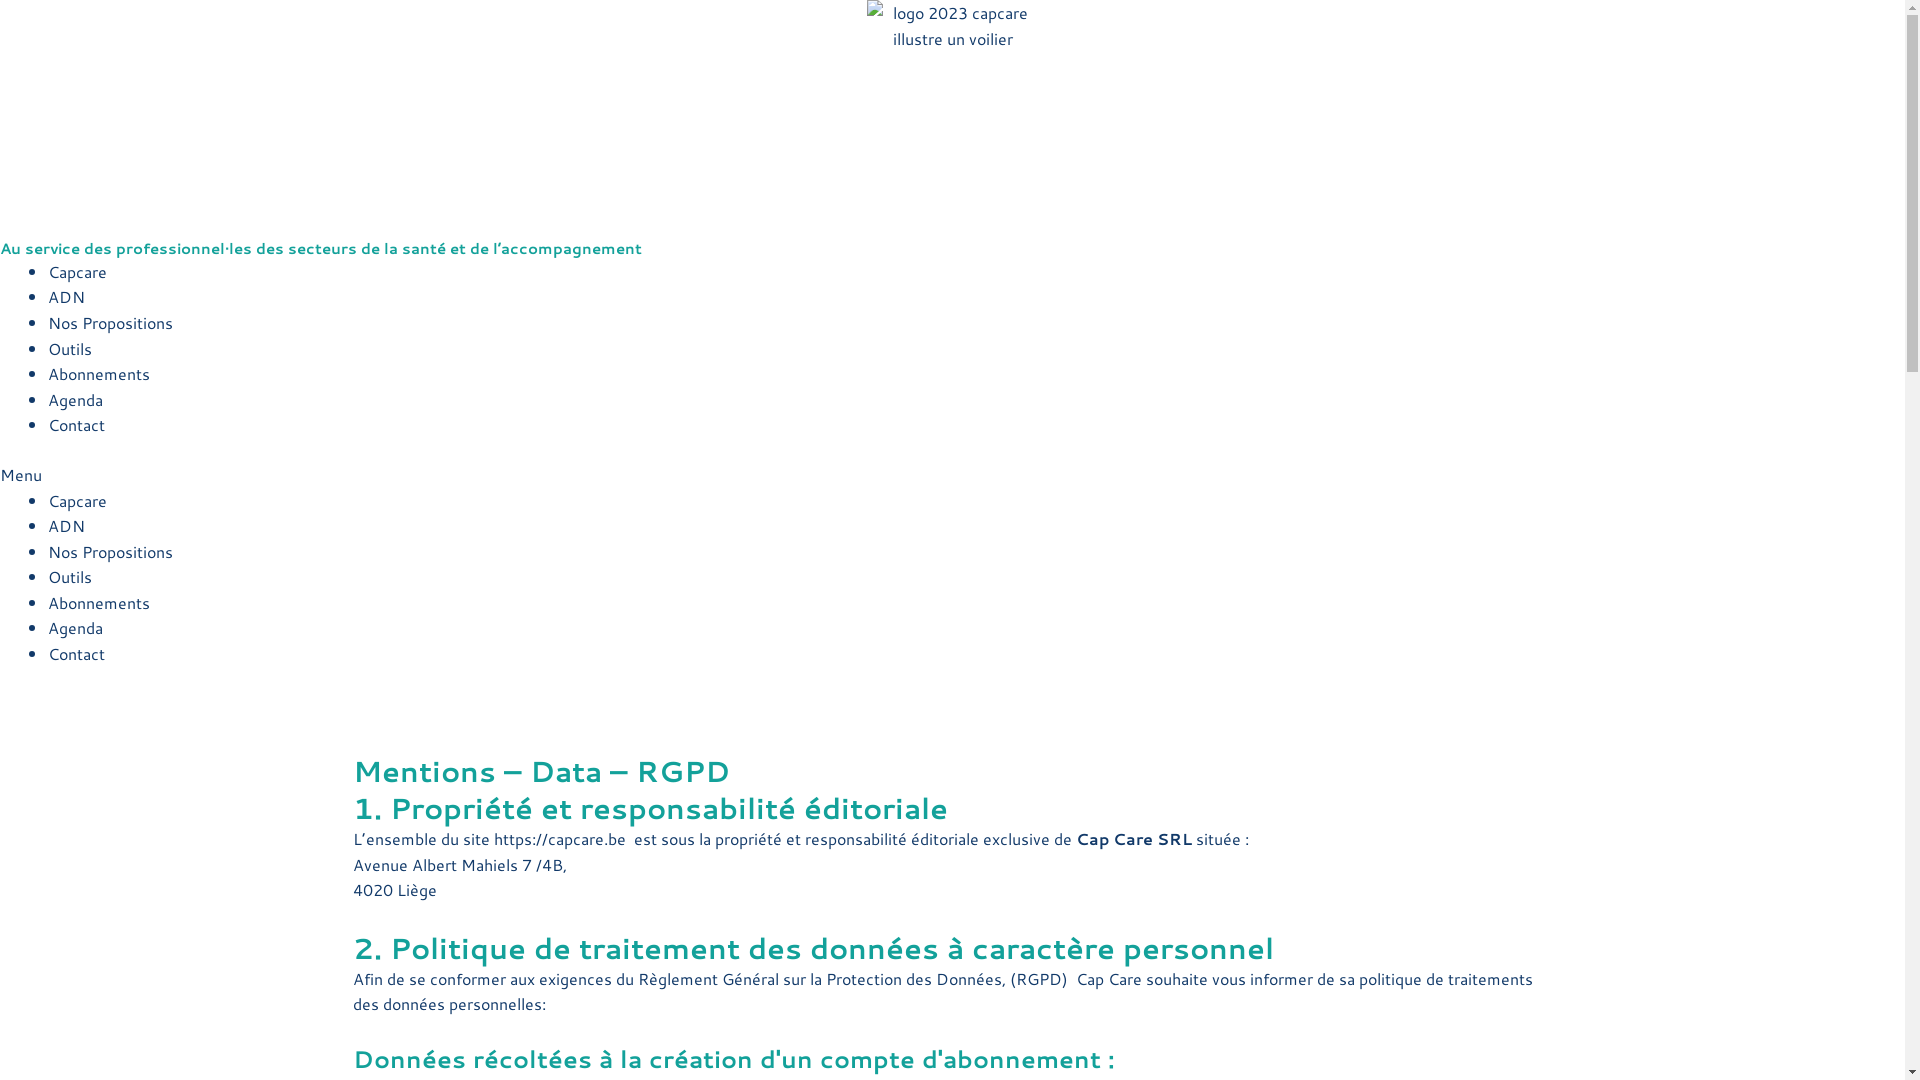 This screenshot has height=1080, width=1920. I want to click on 'Outils', so click(70, 576).